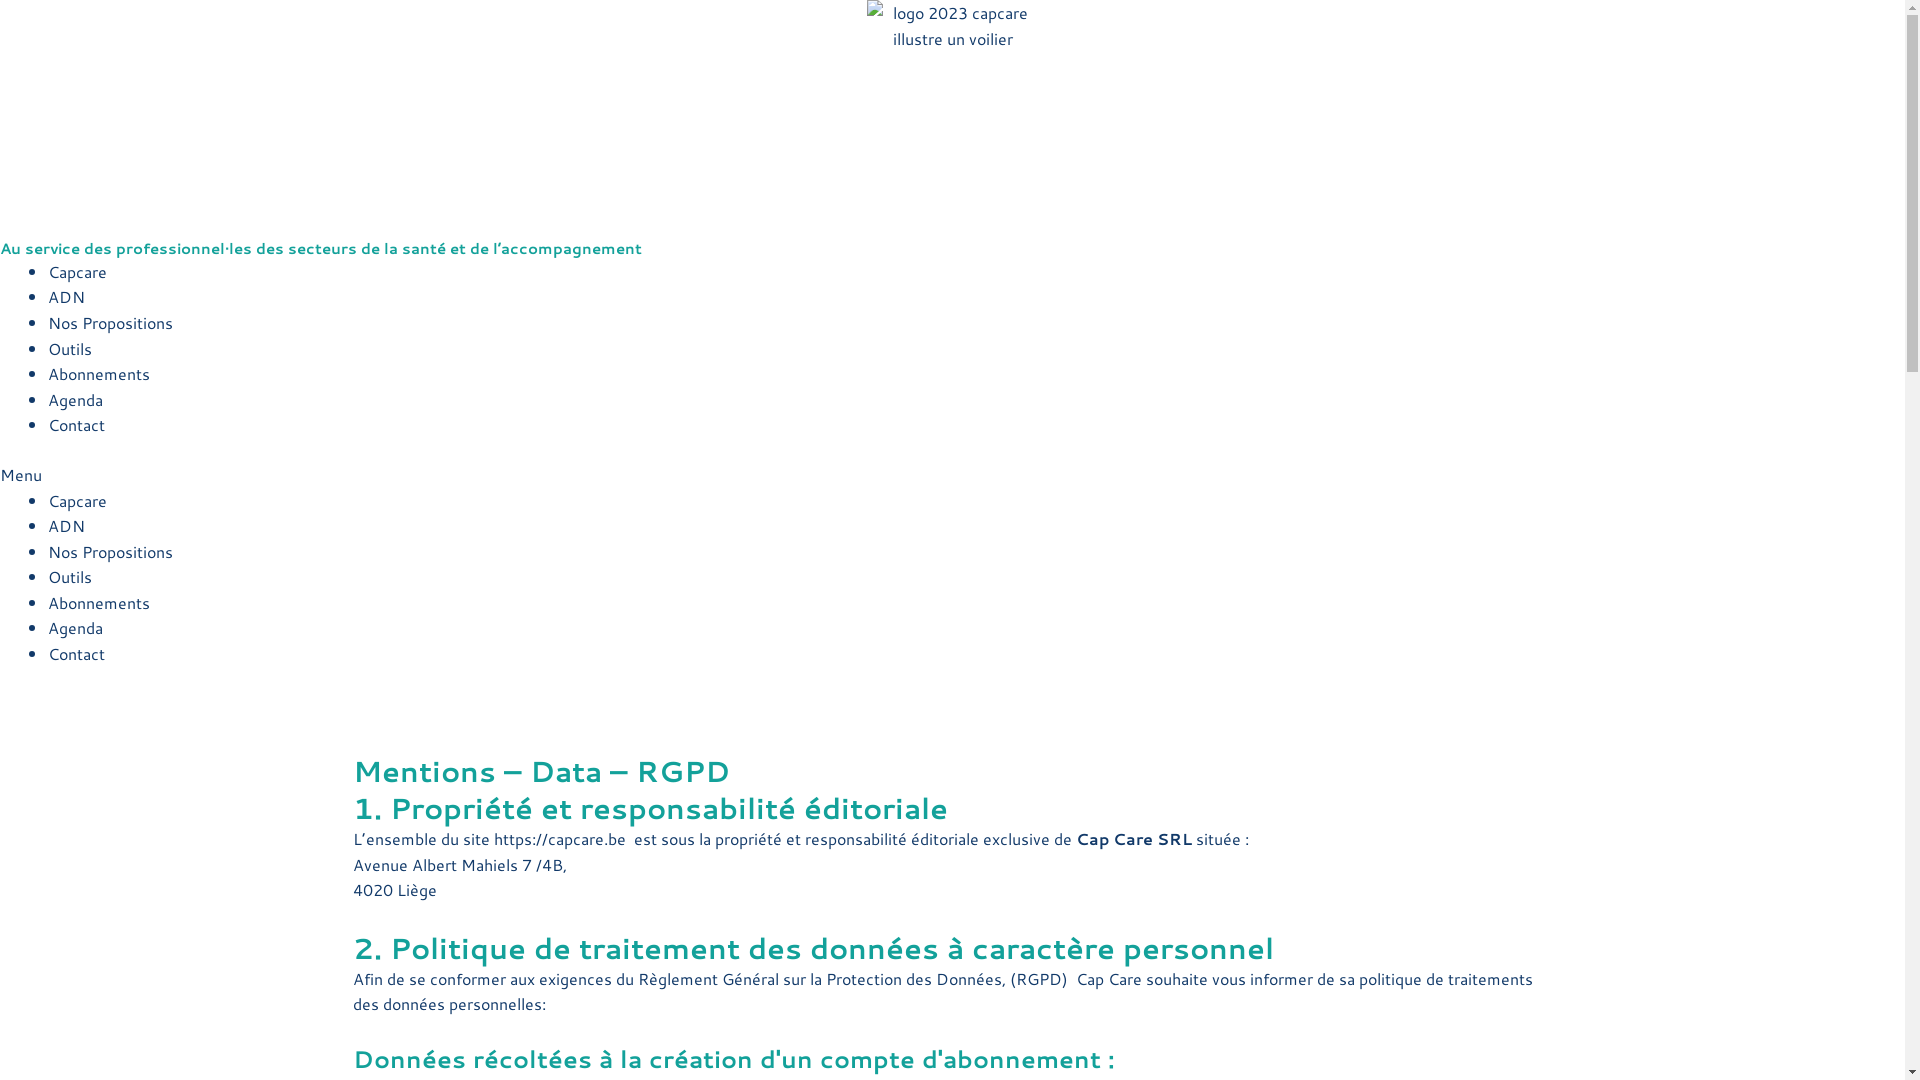 This screenshot has height=1080, width=1920. I want to click on 'Outils', so click(70, 576).